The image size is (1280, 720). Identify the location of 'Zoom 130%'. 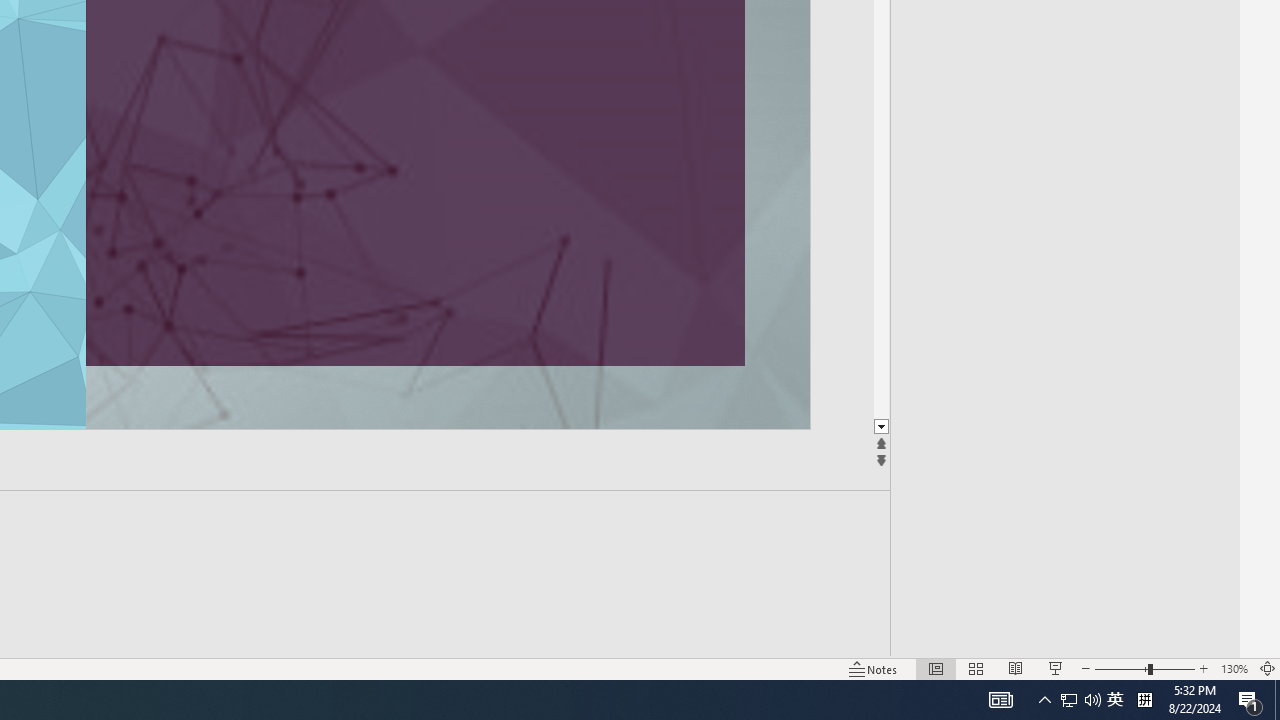
(1233, 669).